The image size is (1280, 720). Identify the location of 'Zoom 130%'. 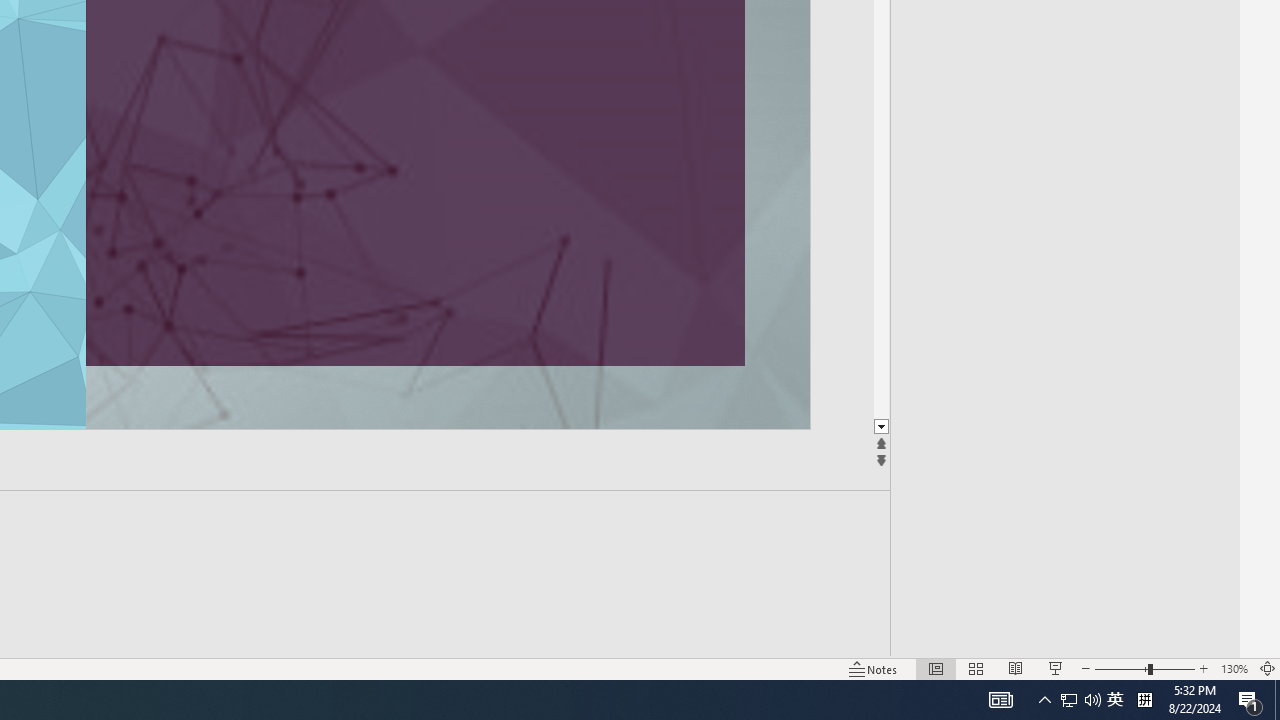
(1233, 669).